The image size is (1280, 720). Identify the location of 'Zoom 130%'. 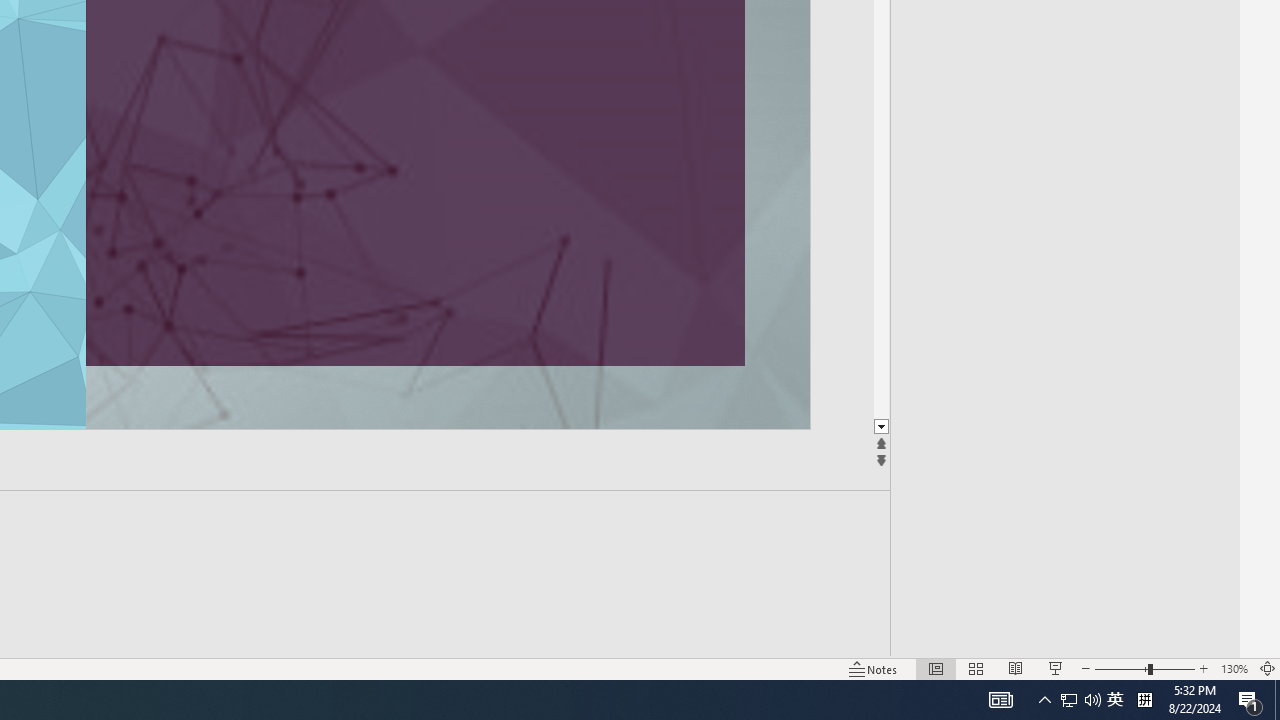
(1233, 669).